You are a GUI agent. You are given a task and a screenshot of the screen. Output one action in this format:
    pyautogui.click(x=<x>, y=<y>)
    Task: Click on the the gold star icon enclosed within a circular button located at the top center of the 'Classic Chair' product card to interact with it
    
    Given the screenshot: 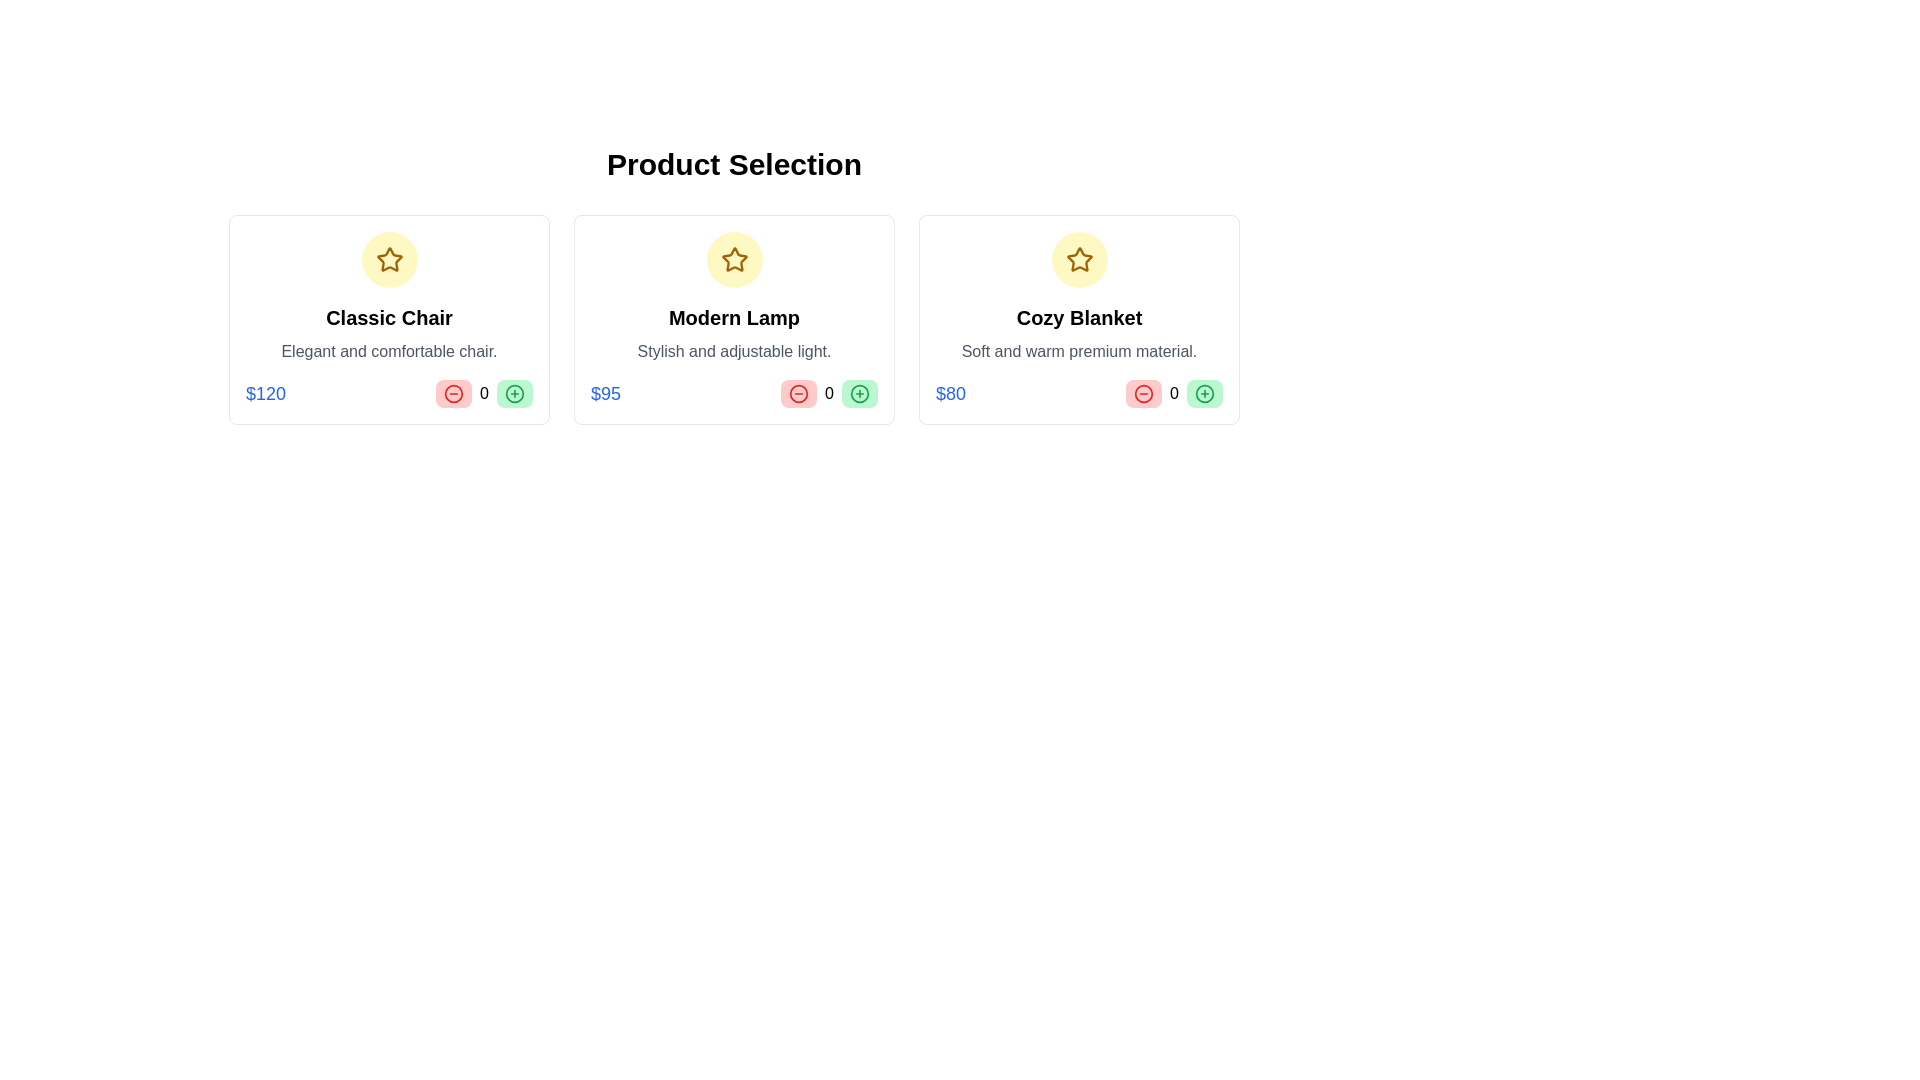 What is the action you would take?
    pyautogui.click(x=389, y=258)
    